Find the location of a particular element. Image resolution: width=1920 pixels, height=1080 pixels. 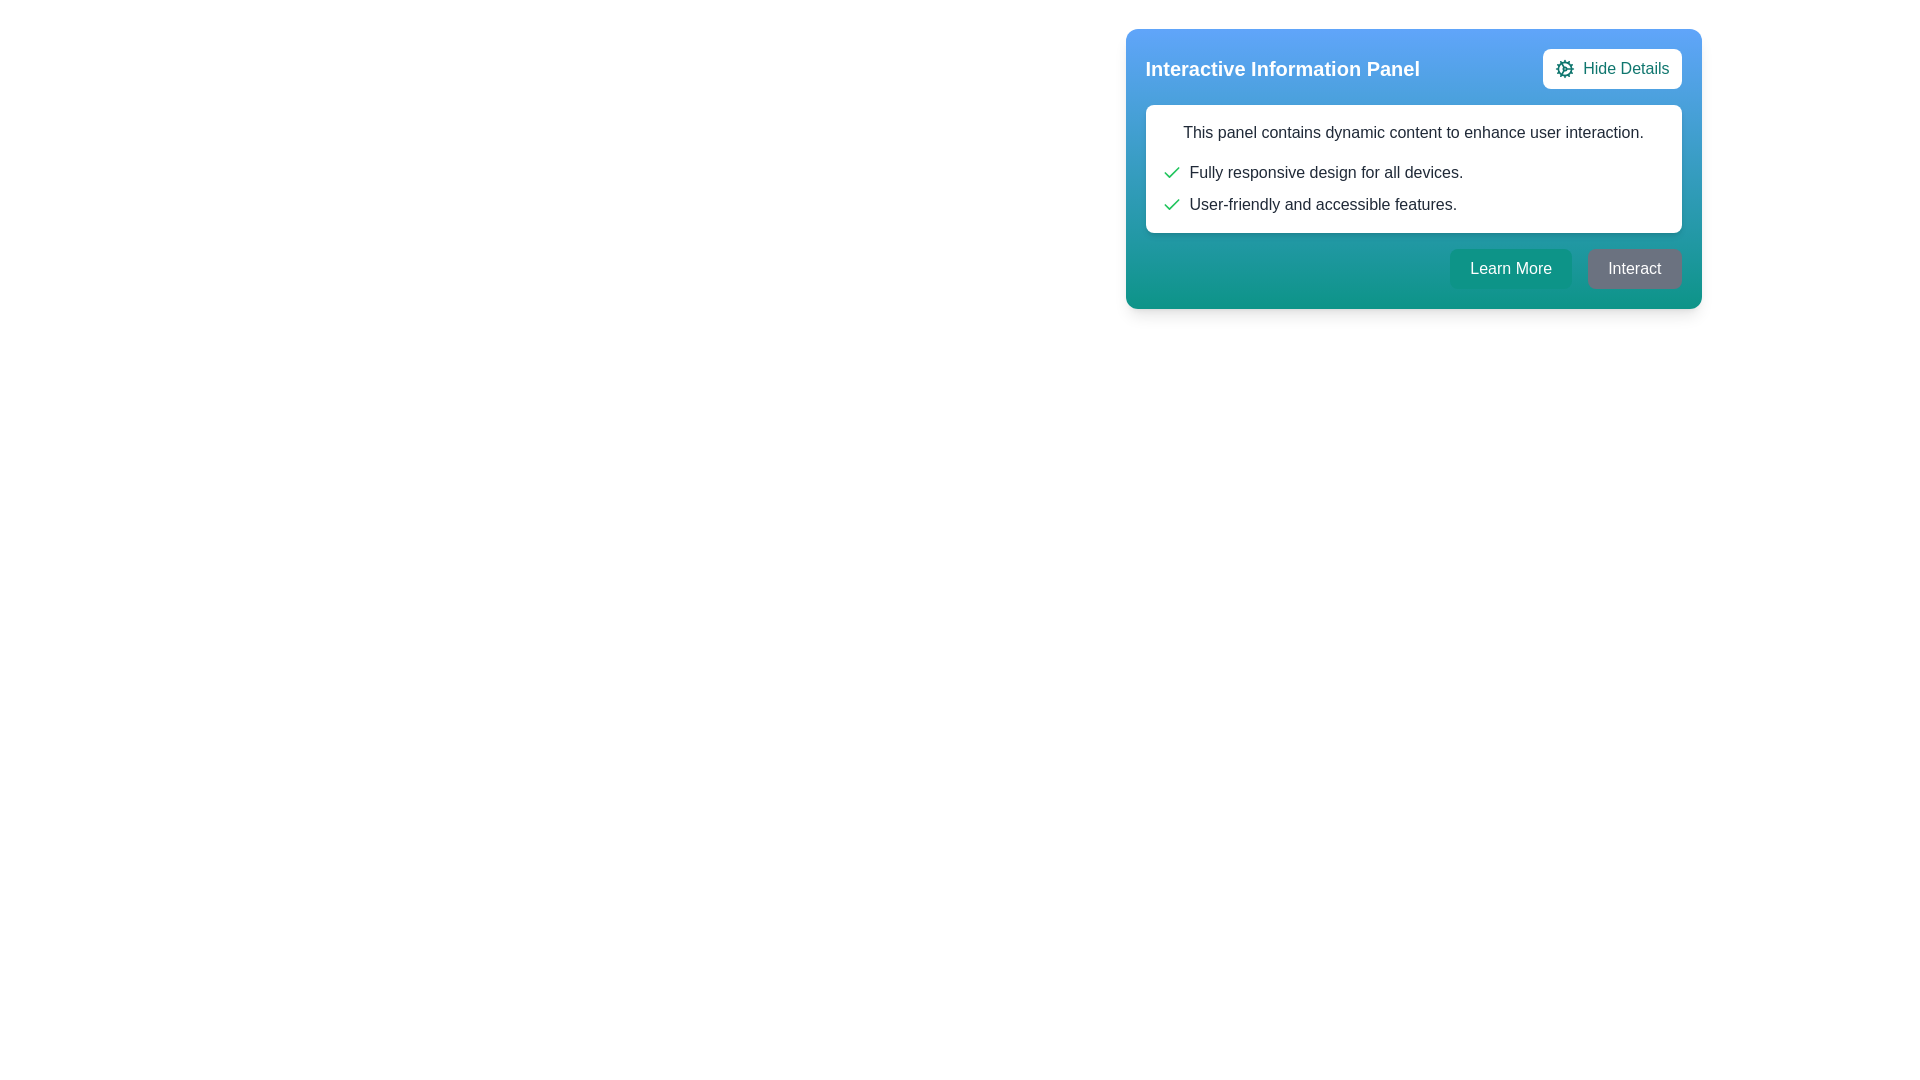

the green cogwheel icon located at the top-right corner of the 'Interactive Information Panel', adjacent to the 'Hide Details' button is located at coordinates (1564, 68).